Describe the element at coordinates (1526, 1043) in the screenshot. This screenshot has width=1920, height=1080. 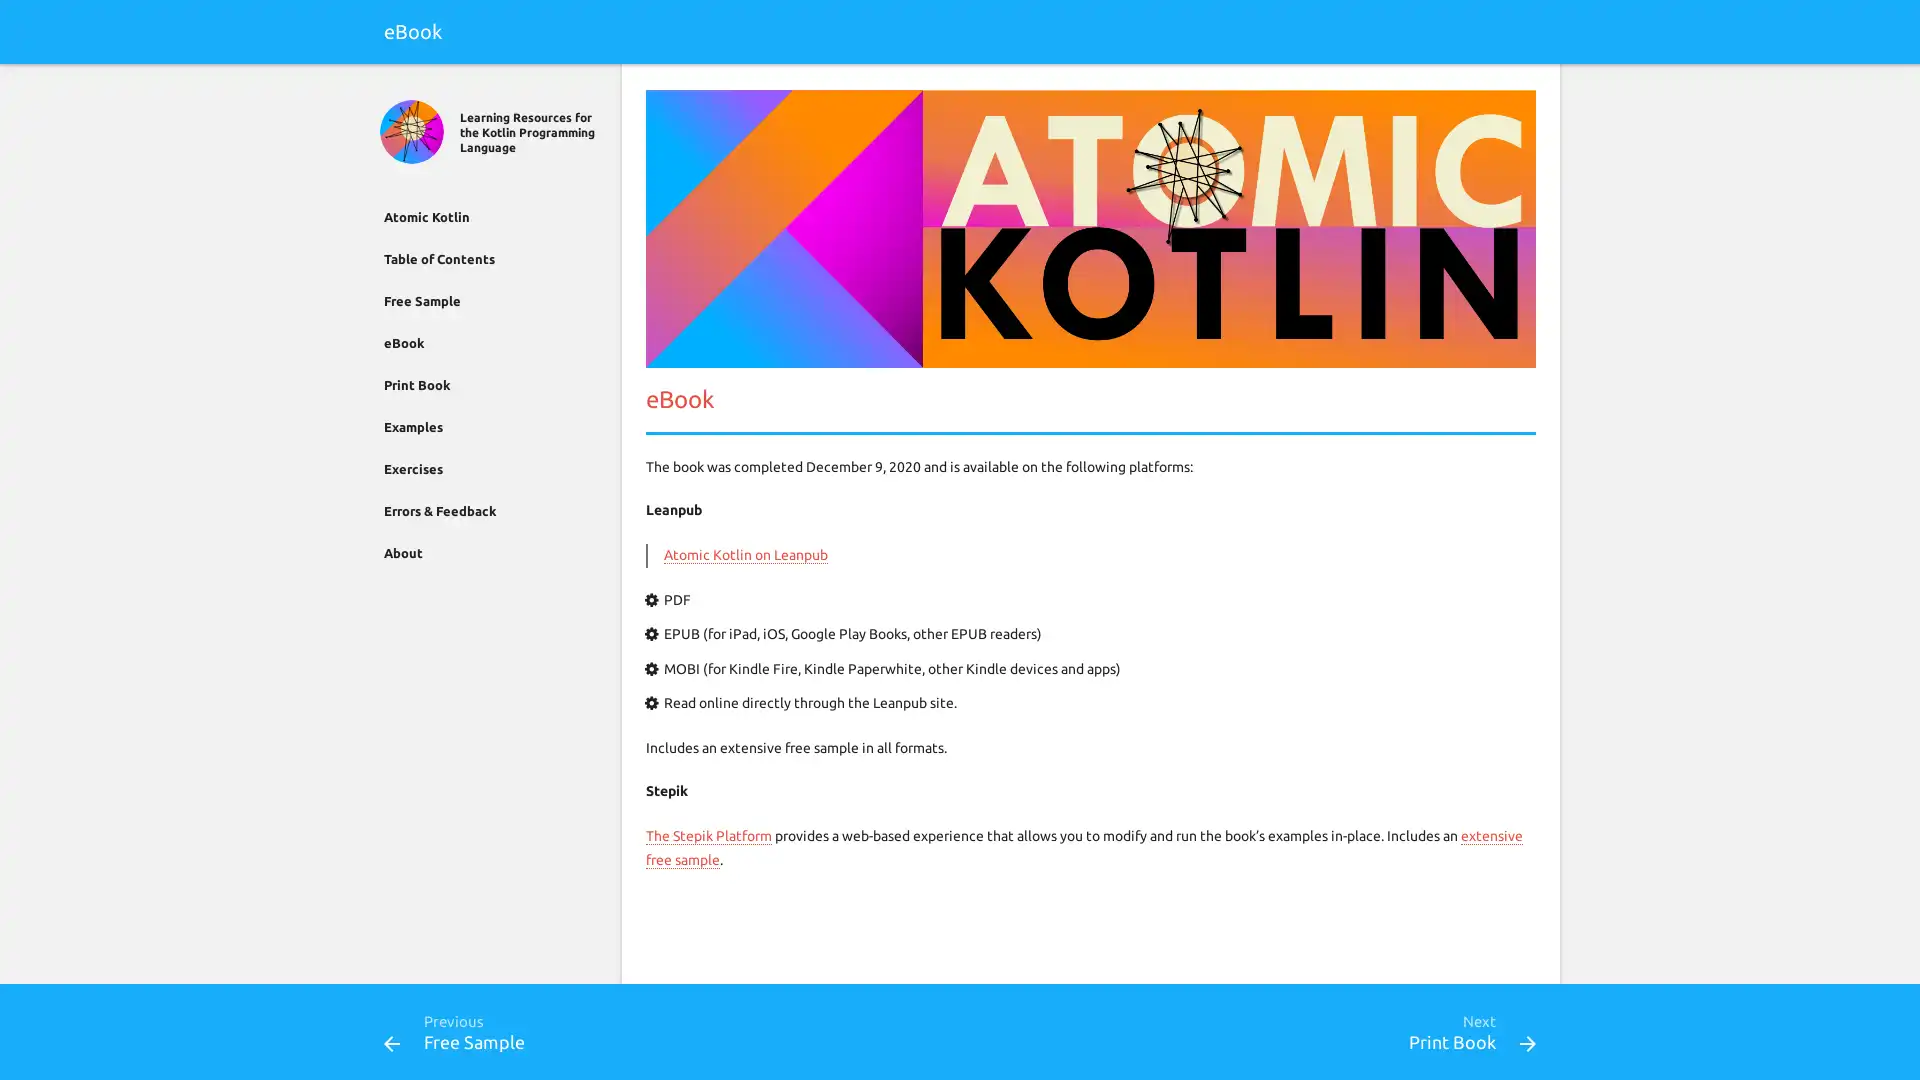
I see `Next` at that location.